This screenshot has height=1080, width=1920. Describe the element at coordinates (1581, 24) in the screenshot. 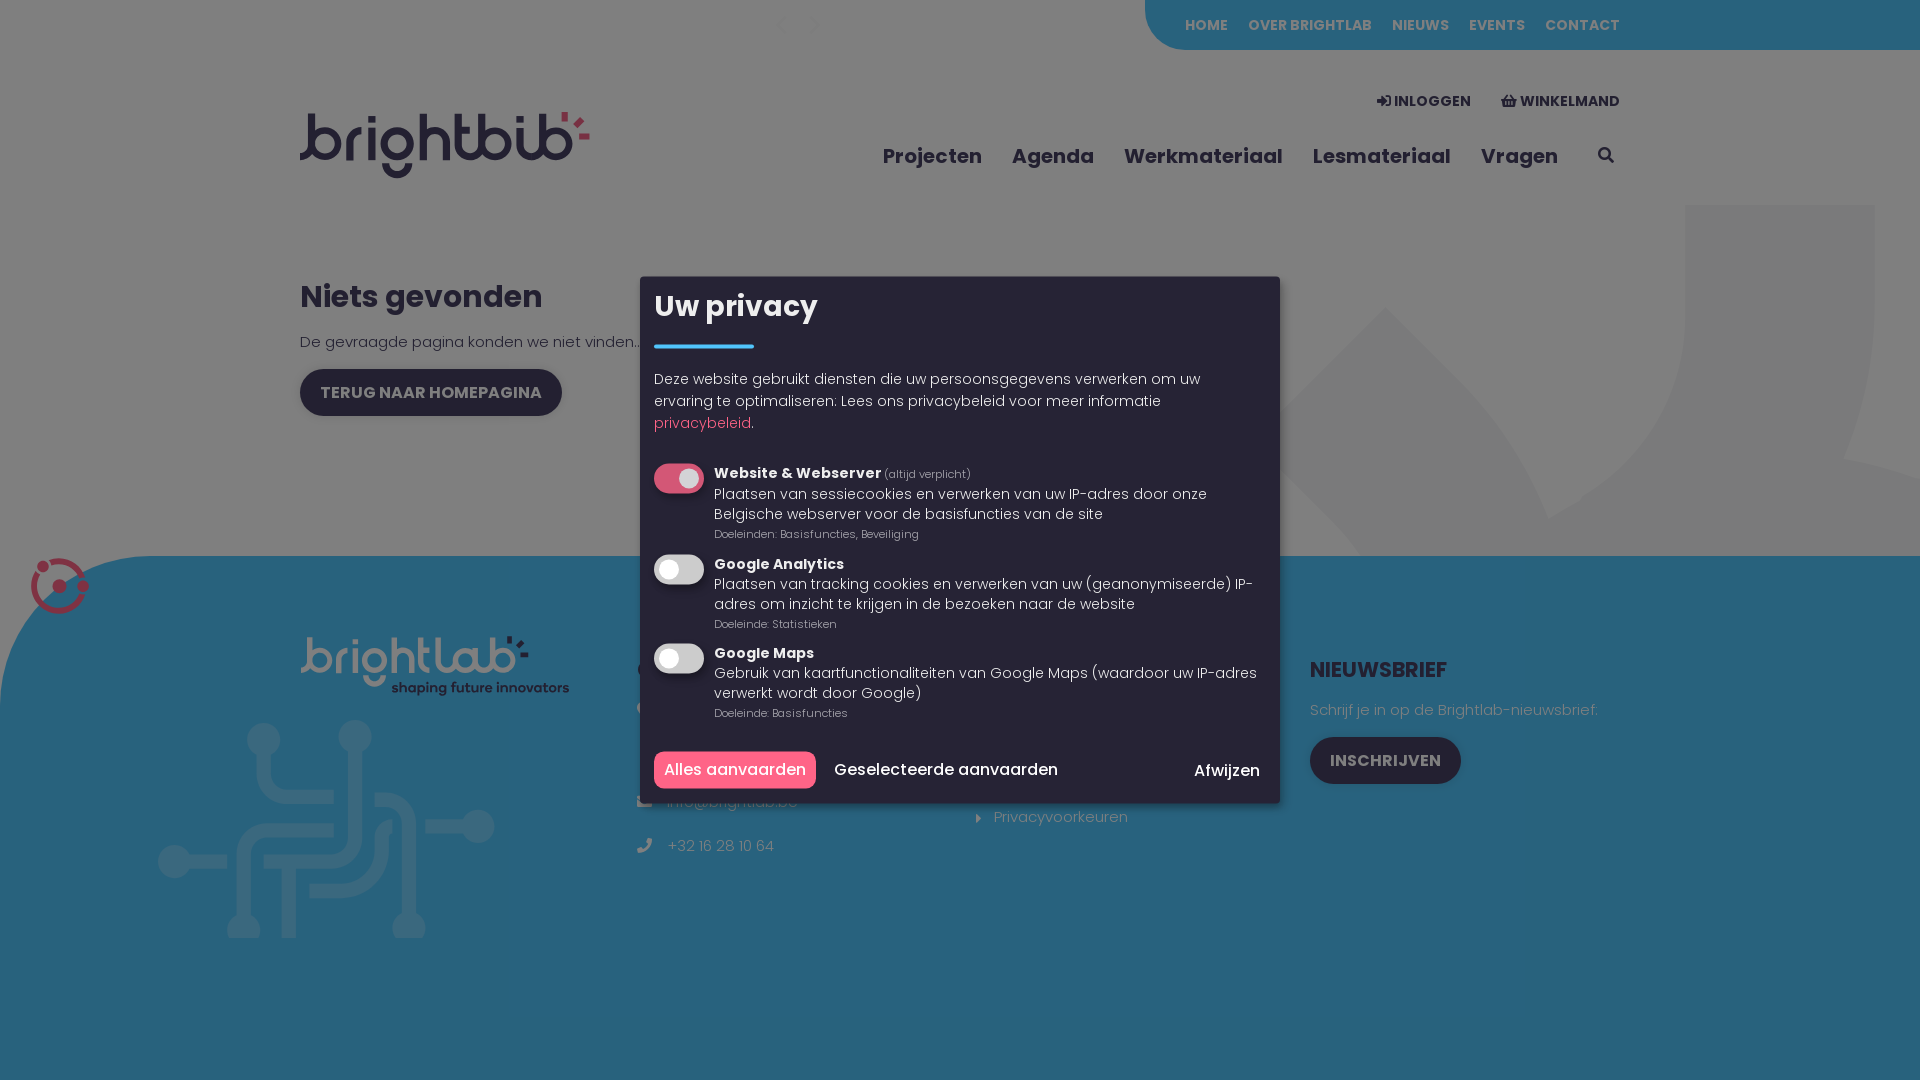

I see `'CONTACT'` at that location.